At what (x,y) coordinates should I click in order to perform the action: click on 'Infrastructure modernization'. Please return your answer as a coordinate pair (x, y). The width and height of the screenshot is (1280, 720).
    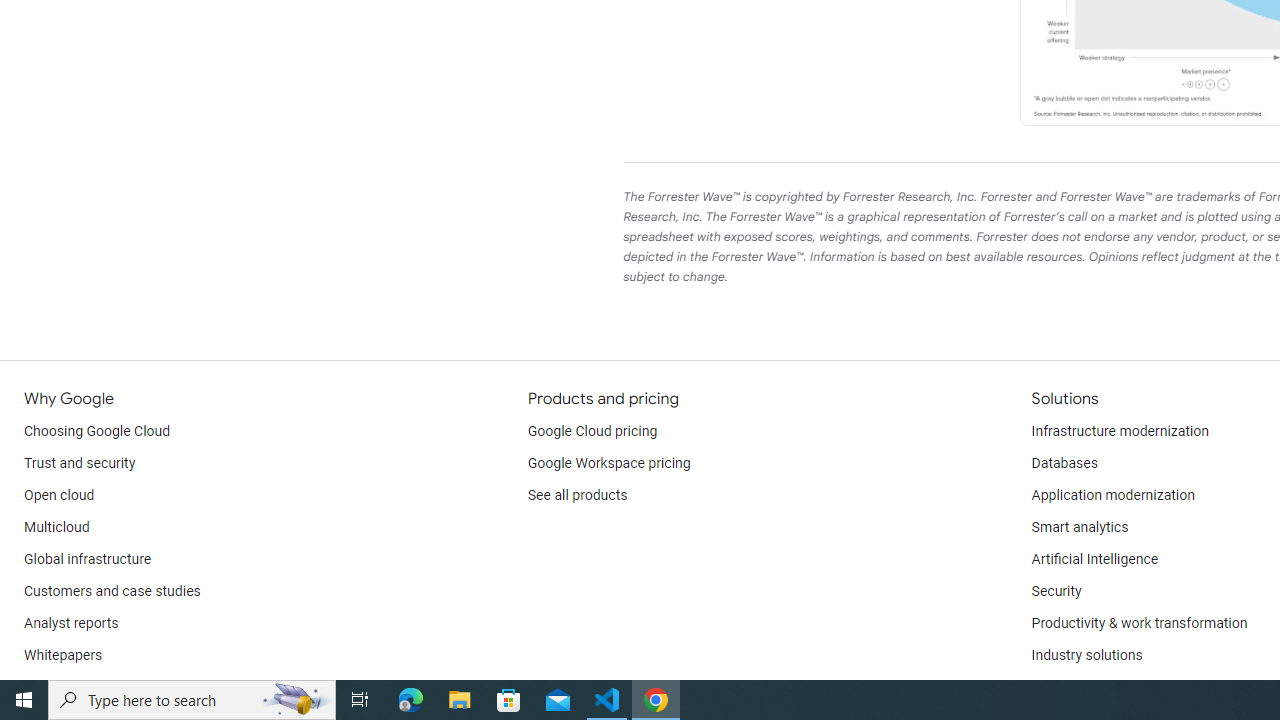
    Looking at the image, I should click on (1120, 431).